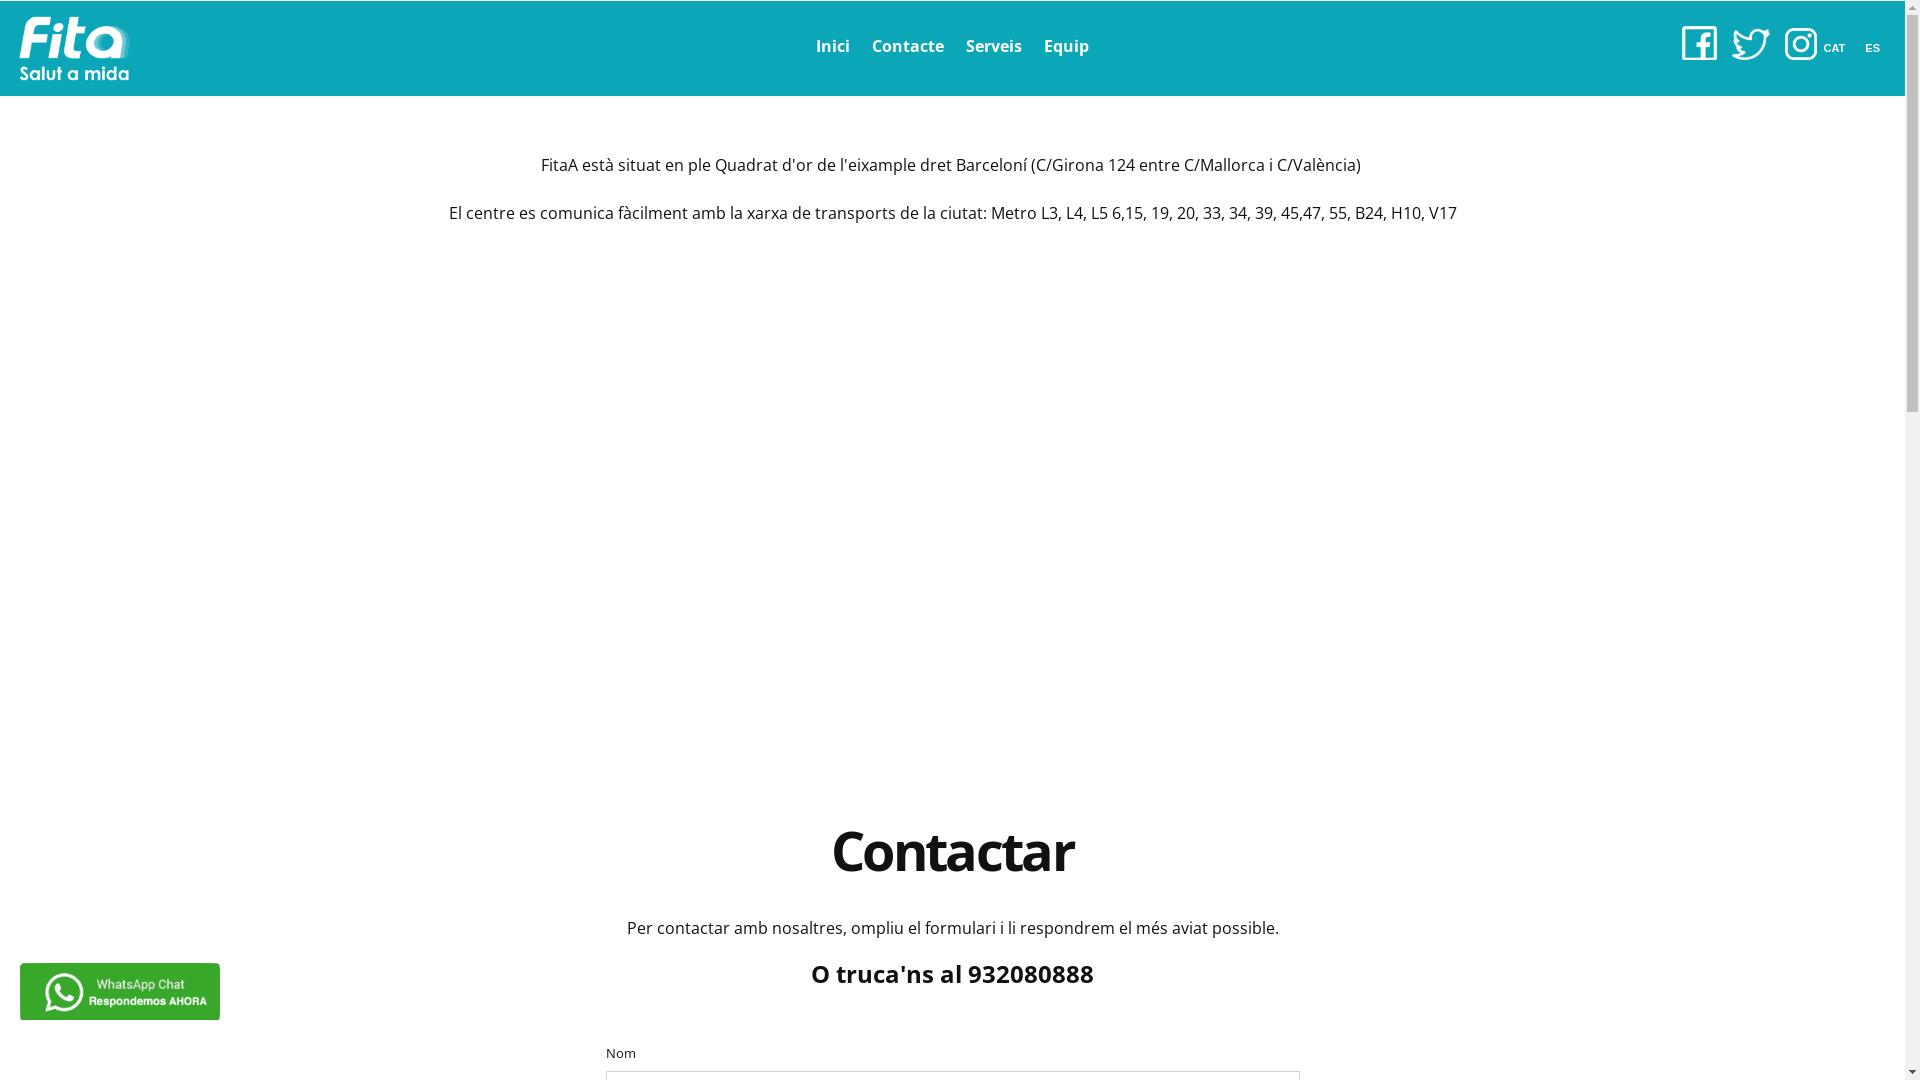 The image size is (1920, 1080). I want to click on 'Contacte', so click(906, 45).